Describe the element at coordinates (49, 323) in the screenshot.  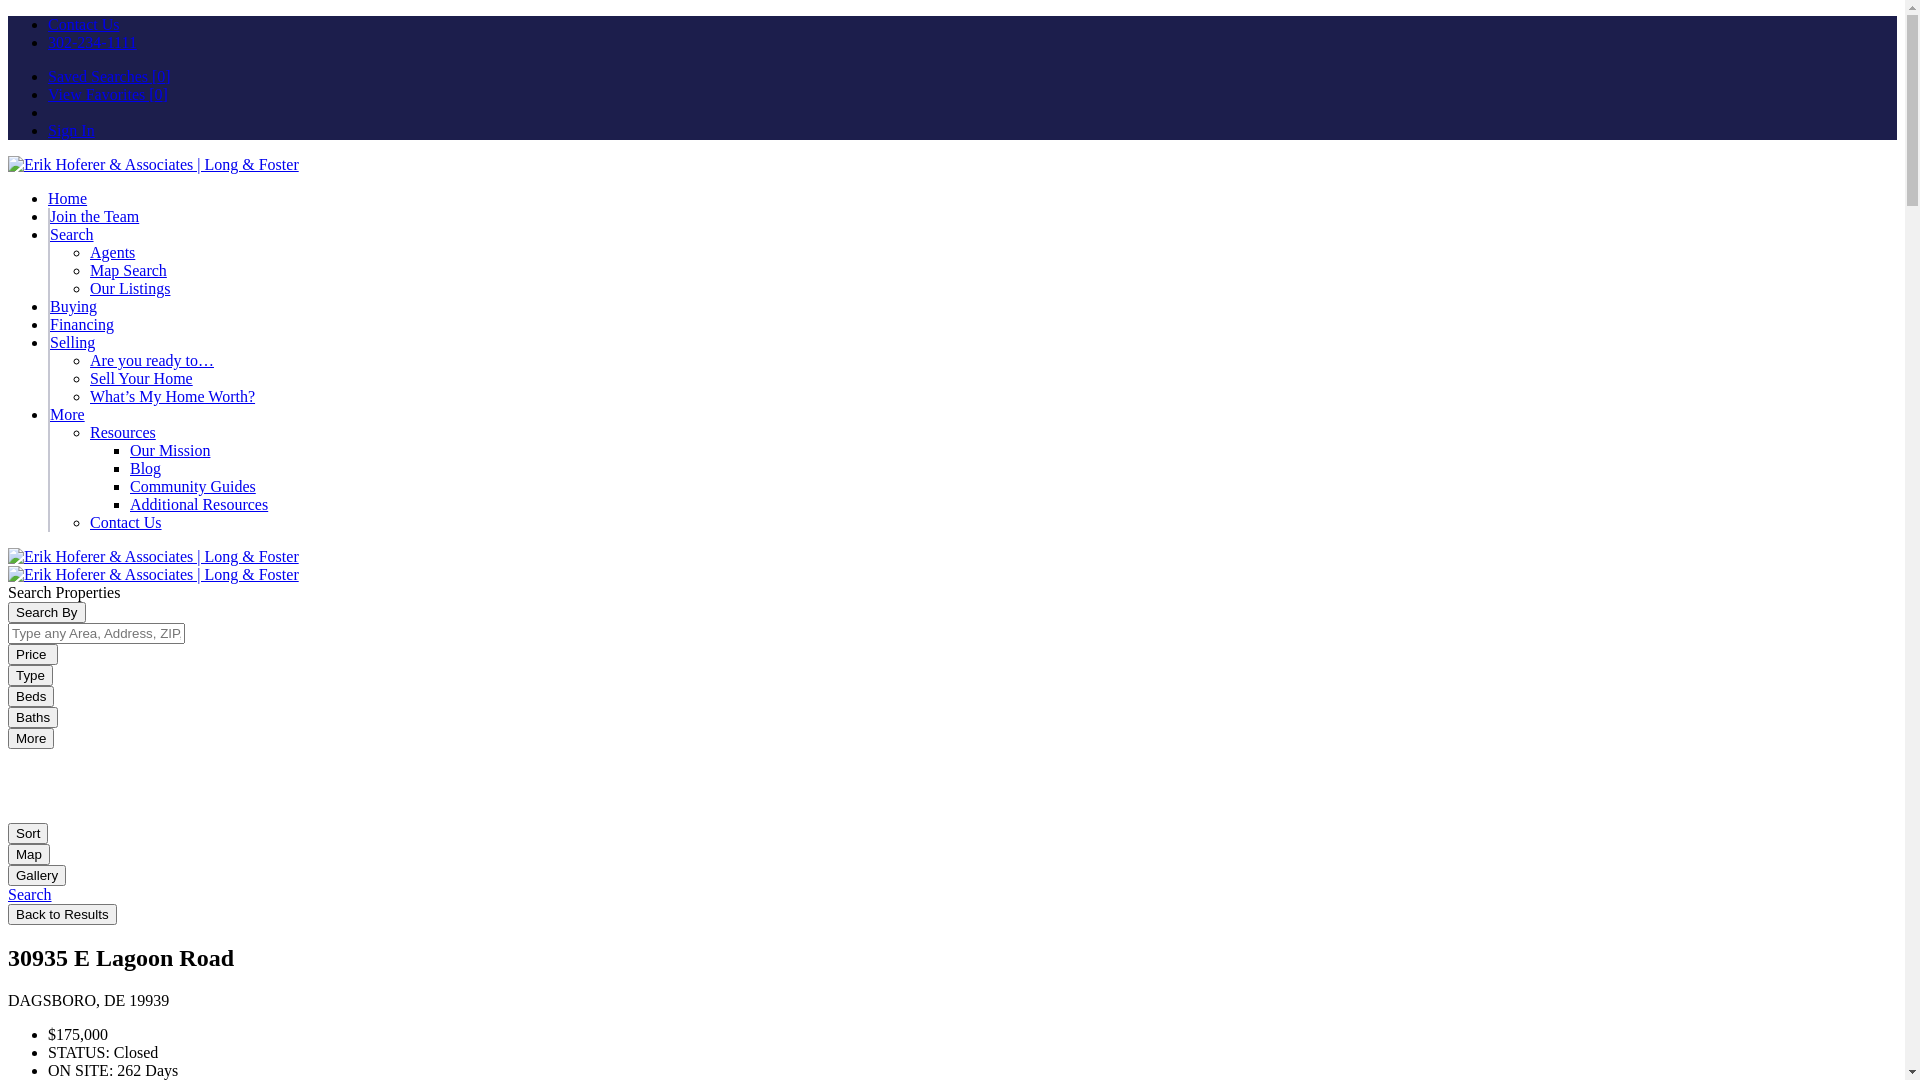
I see `'Financing'` at that location.